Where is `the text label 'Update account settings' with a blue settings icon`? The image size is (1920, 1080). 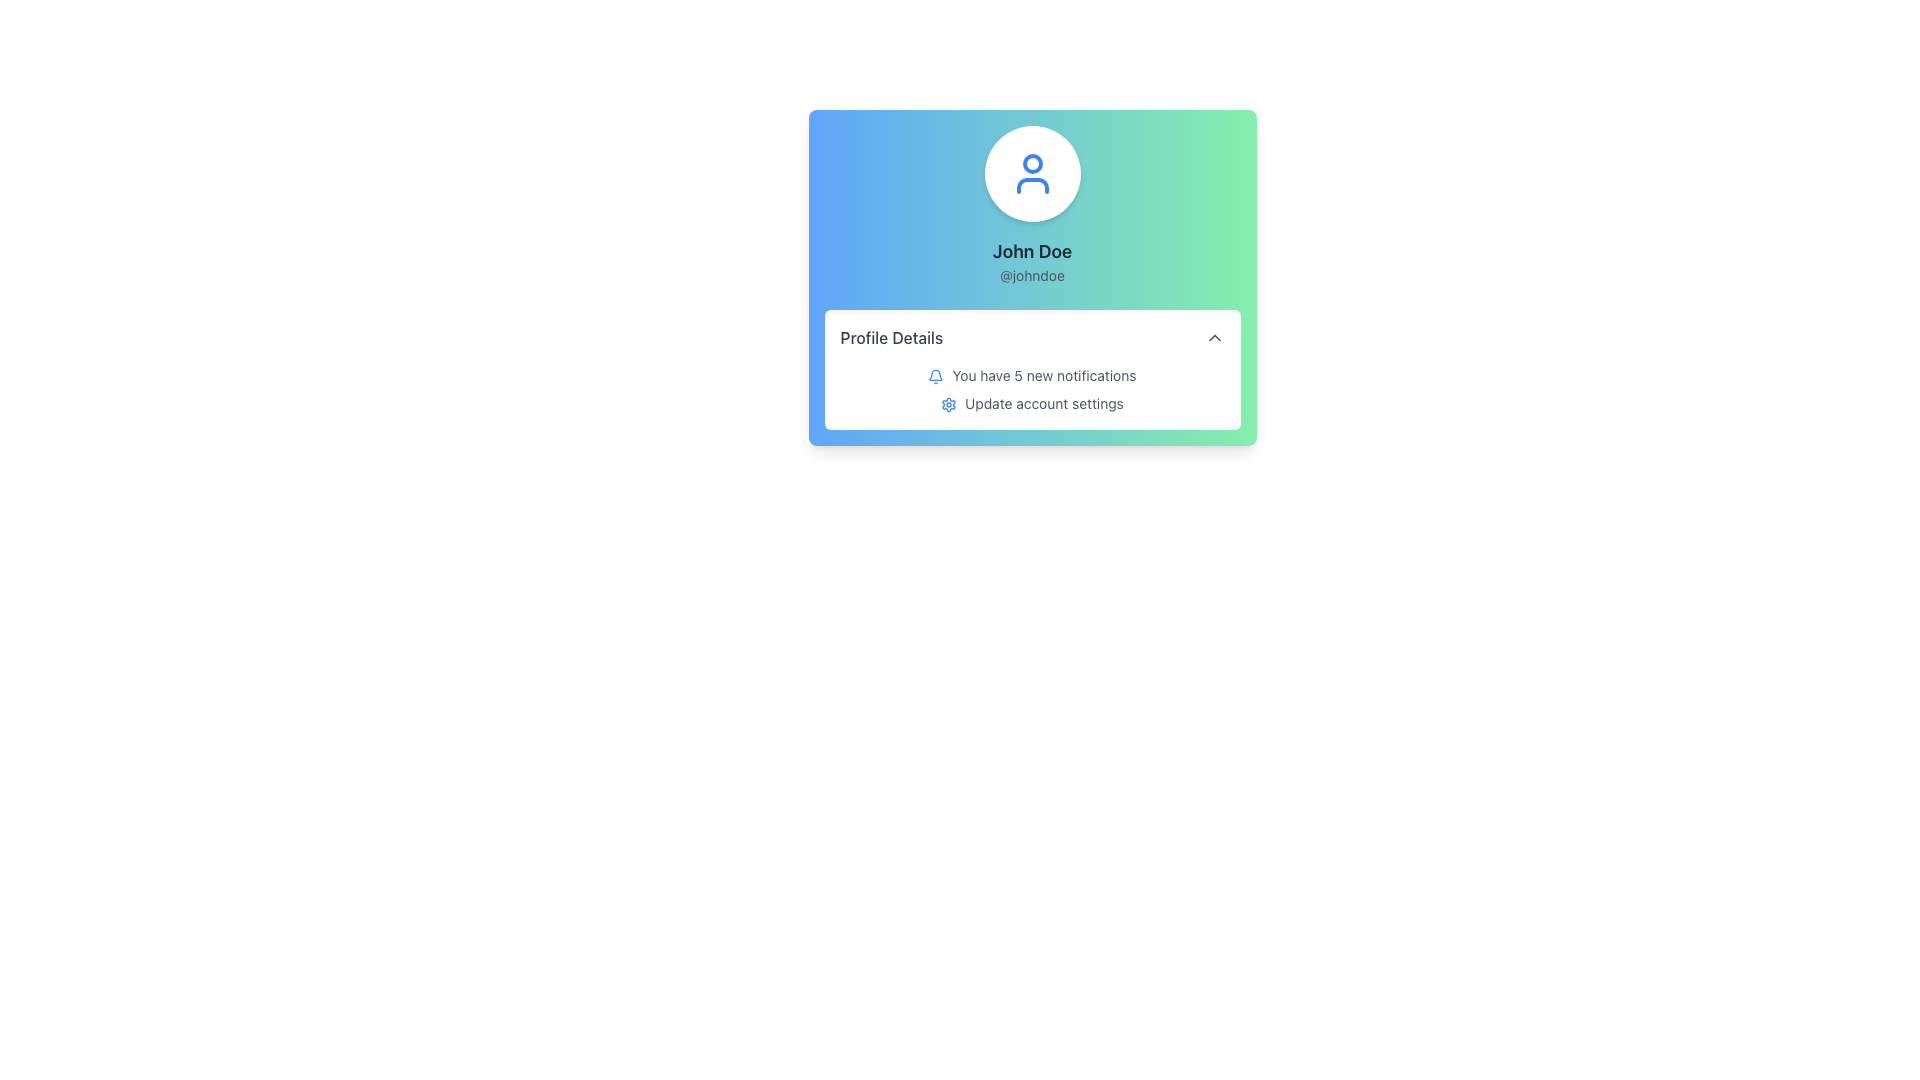
the text label 'Update account settings' with a blue settings icon is located at coordinates (1032, 404).